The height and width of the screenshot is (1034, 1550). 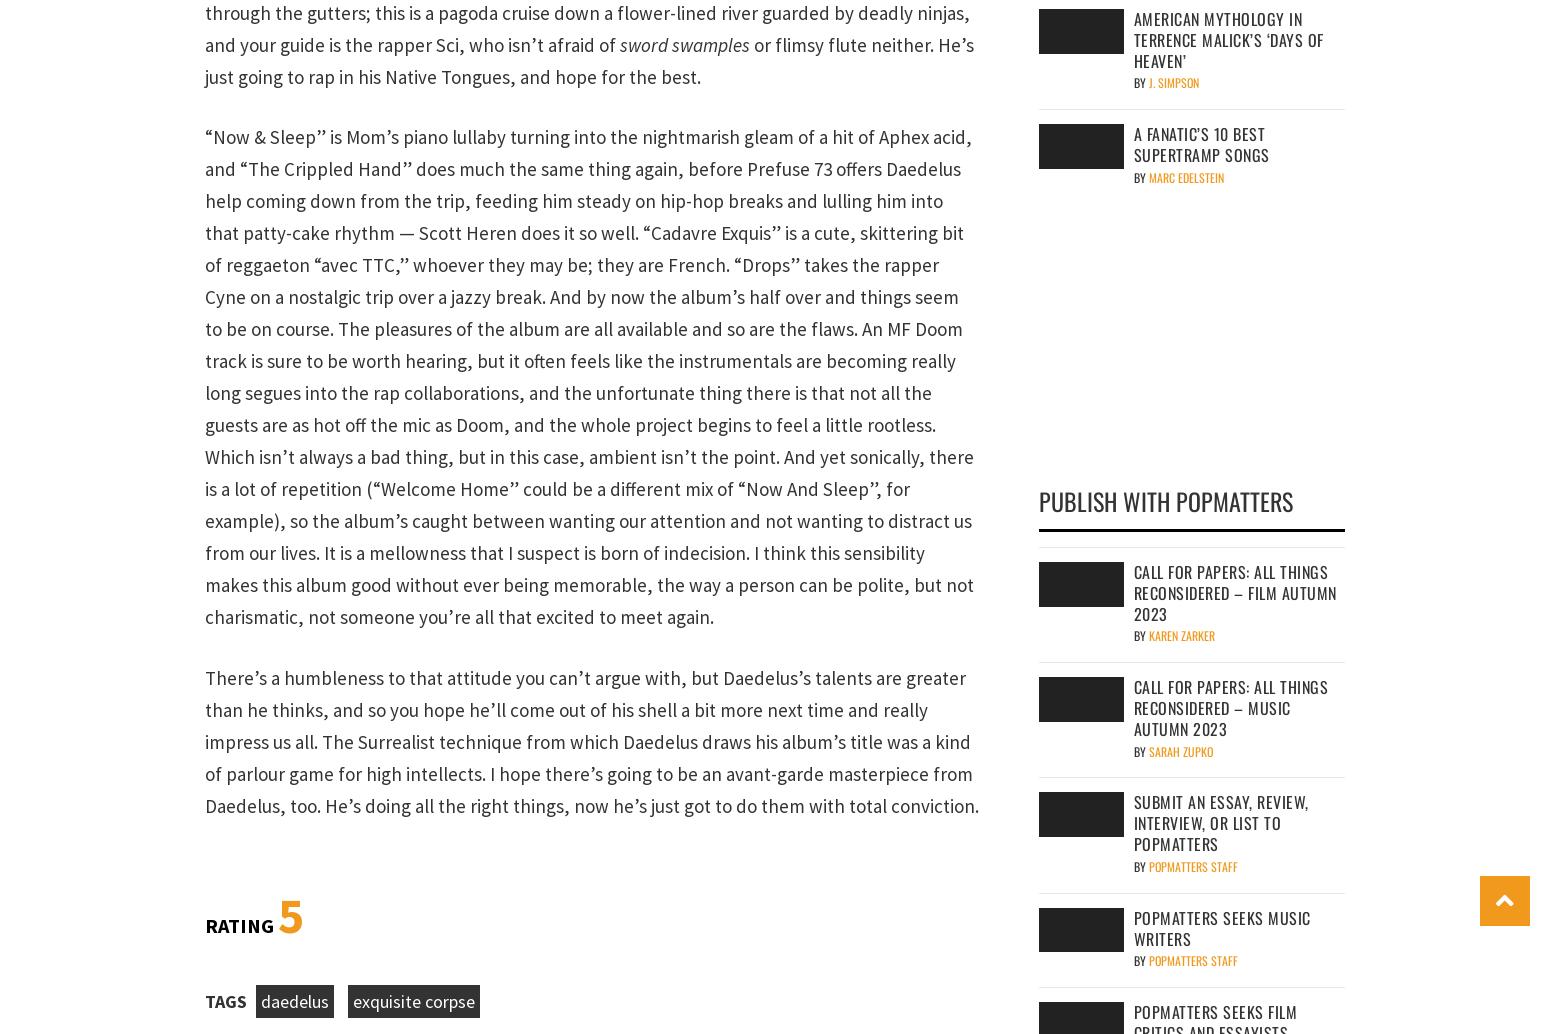 What do you see at coordinates (591, 740) in the screenshot?
I see `'There’s a humbleness to that attitude you can’t argue with, but Daedelus’s talents are greater than he thinks, and so you hope he’ll come out of his shell a bit more next time and really impress us all. The Surrealist technique from which Daedelus draws his album’s title was a kind of parlour game for high intellects. I hope there’s going to be an avant-garde masterpiece from Daedelus, too. He’s doing all the right things, now he’s just got to do them with total conviction.'` at bounding box center [591, 740].